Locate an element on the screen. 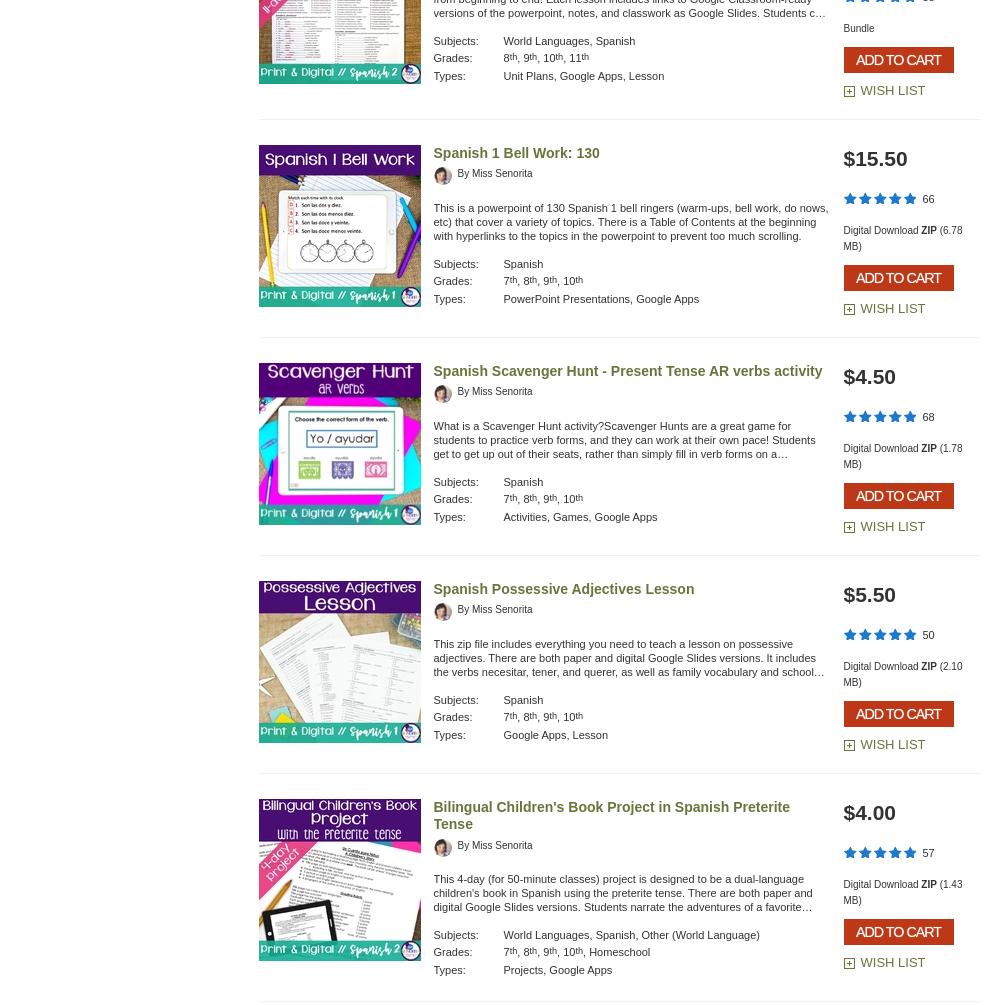 The height and width of the screenshot is (1005, 988). '66' is located at coordinates (928, 197).